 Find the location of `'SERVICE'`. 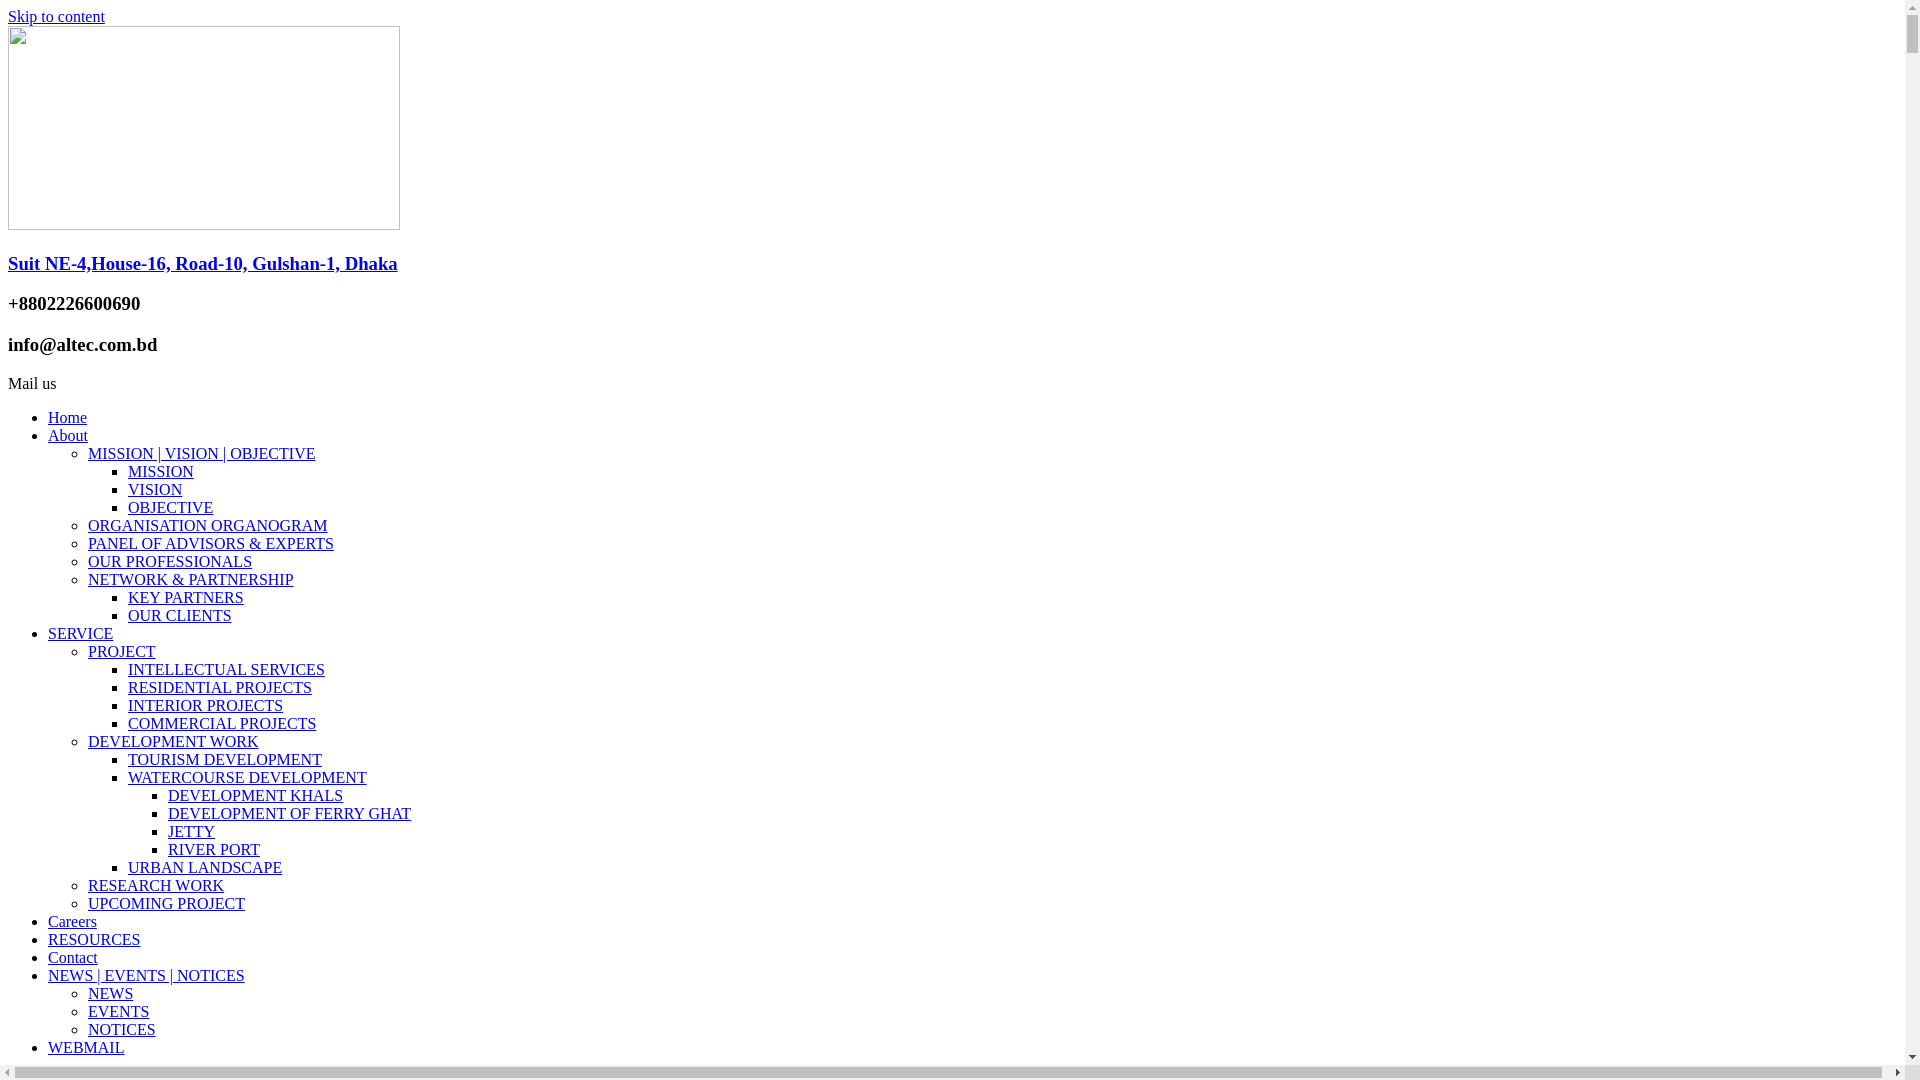

'SERVICE' is located at coordinates (80, 633).